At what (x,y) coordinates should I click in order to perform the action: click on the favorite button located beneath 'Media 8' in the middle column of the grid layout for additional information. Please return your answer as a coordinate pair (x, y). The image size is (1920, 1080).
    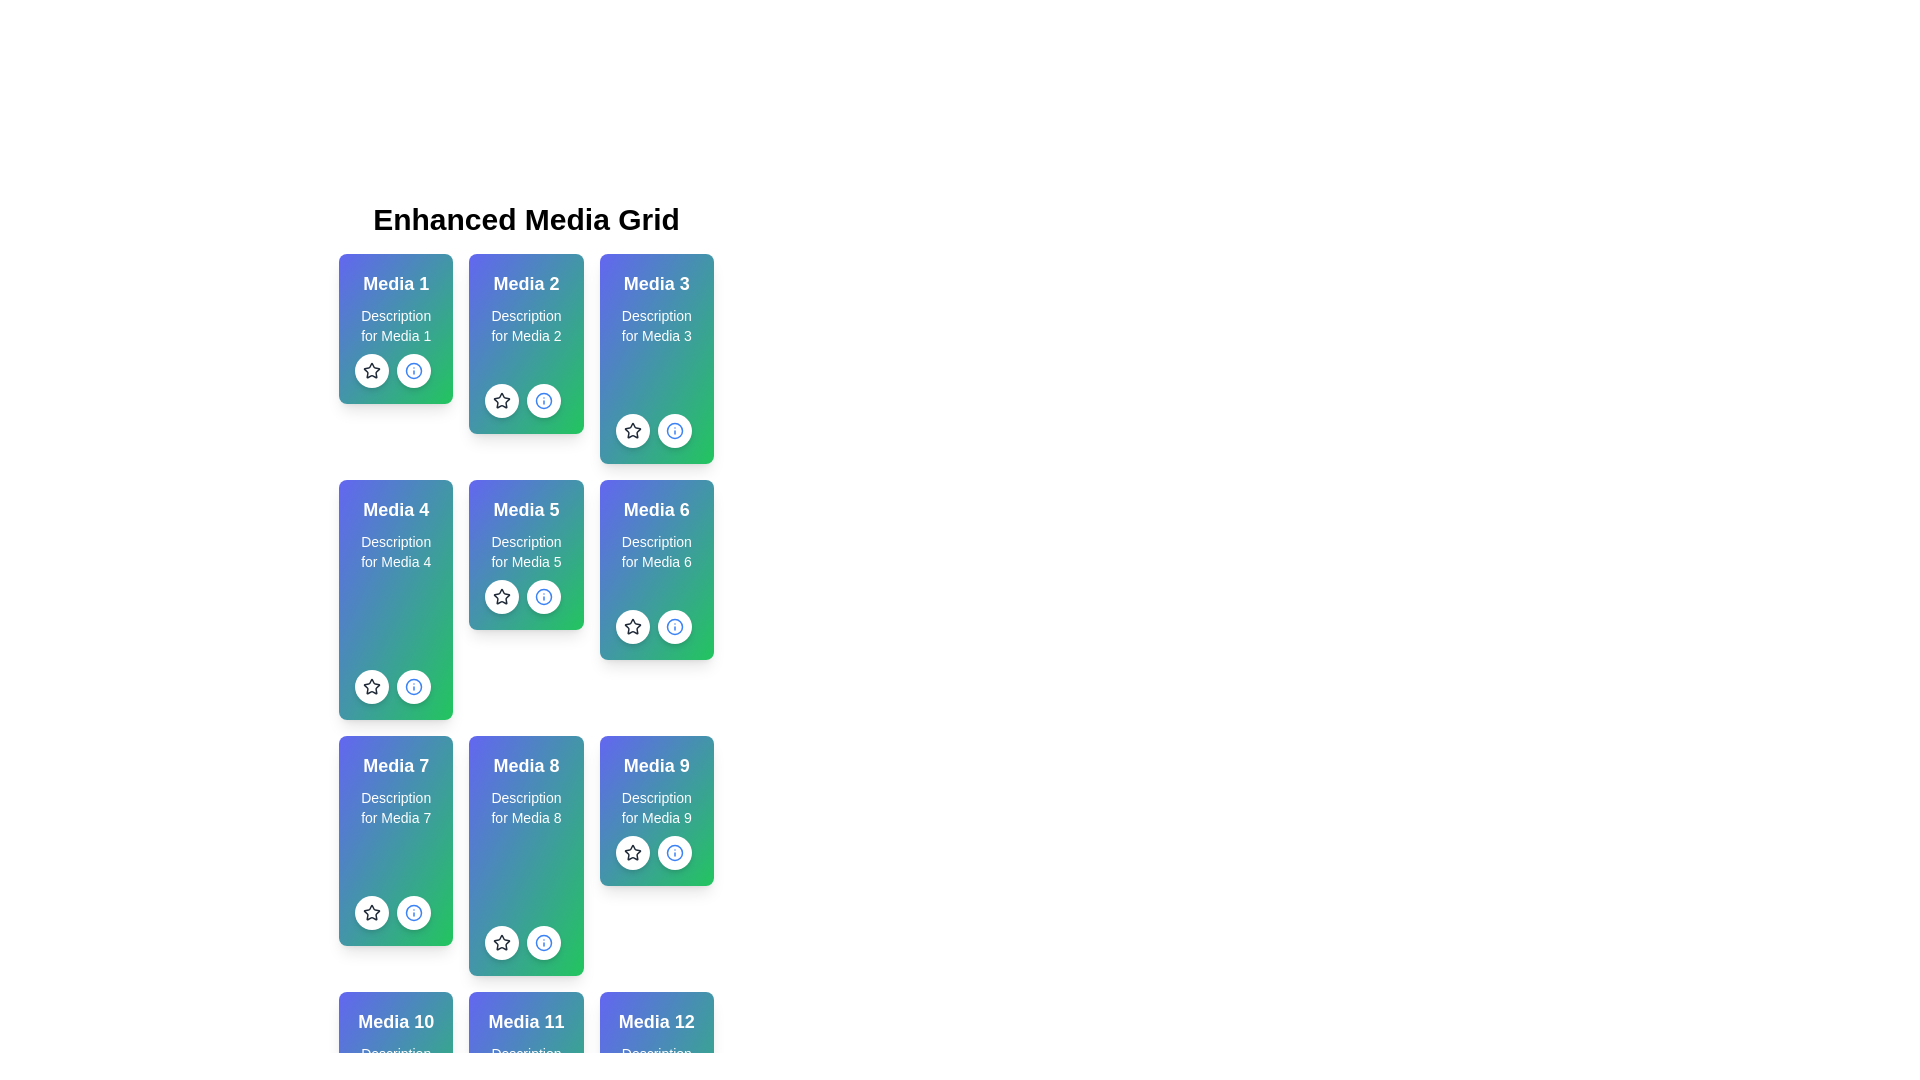
    Looking at the image, I should click on (502, 942).